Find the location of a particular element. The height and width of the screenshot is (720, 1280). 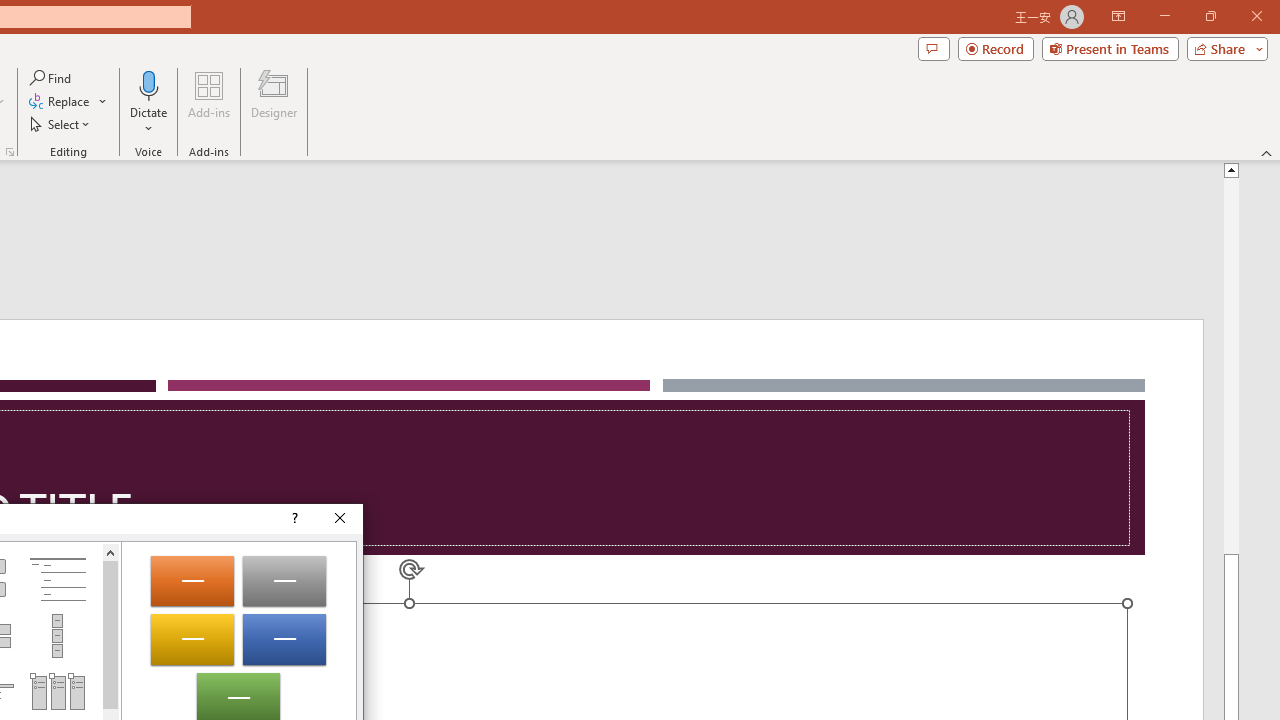

'Context help' is located at coordinates (292, 518).